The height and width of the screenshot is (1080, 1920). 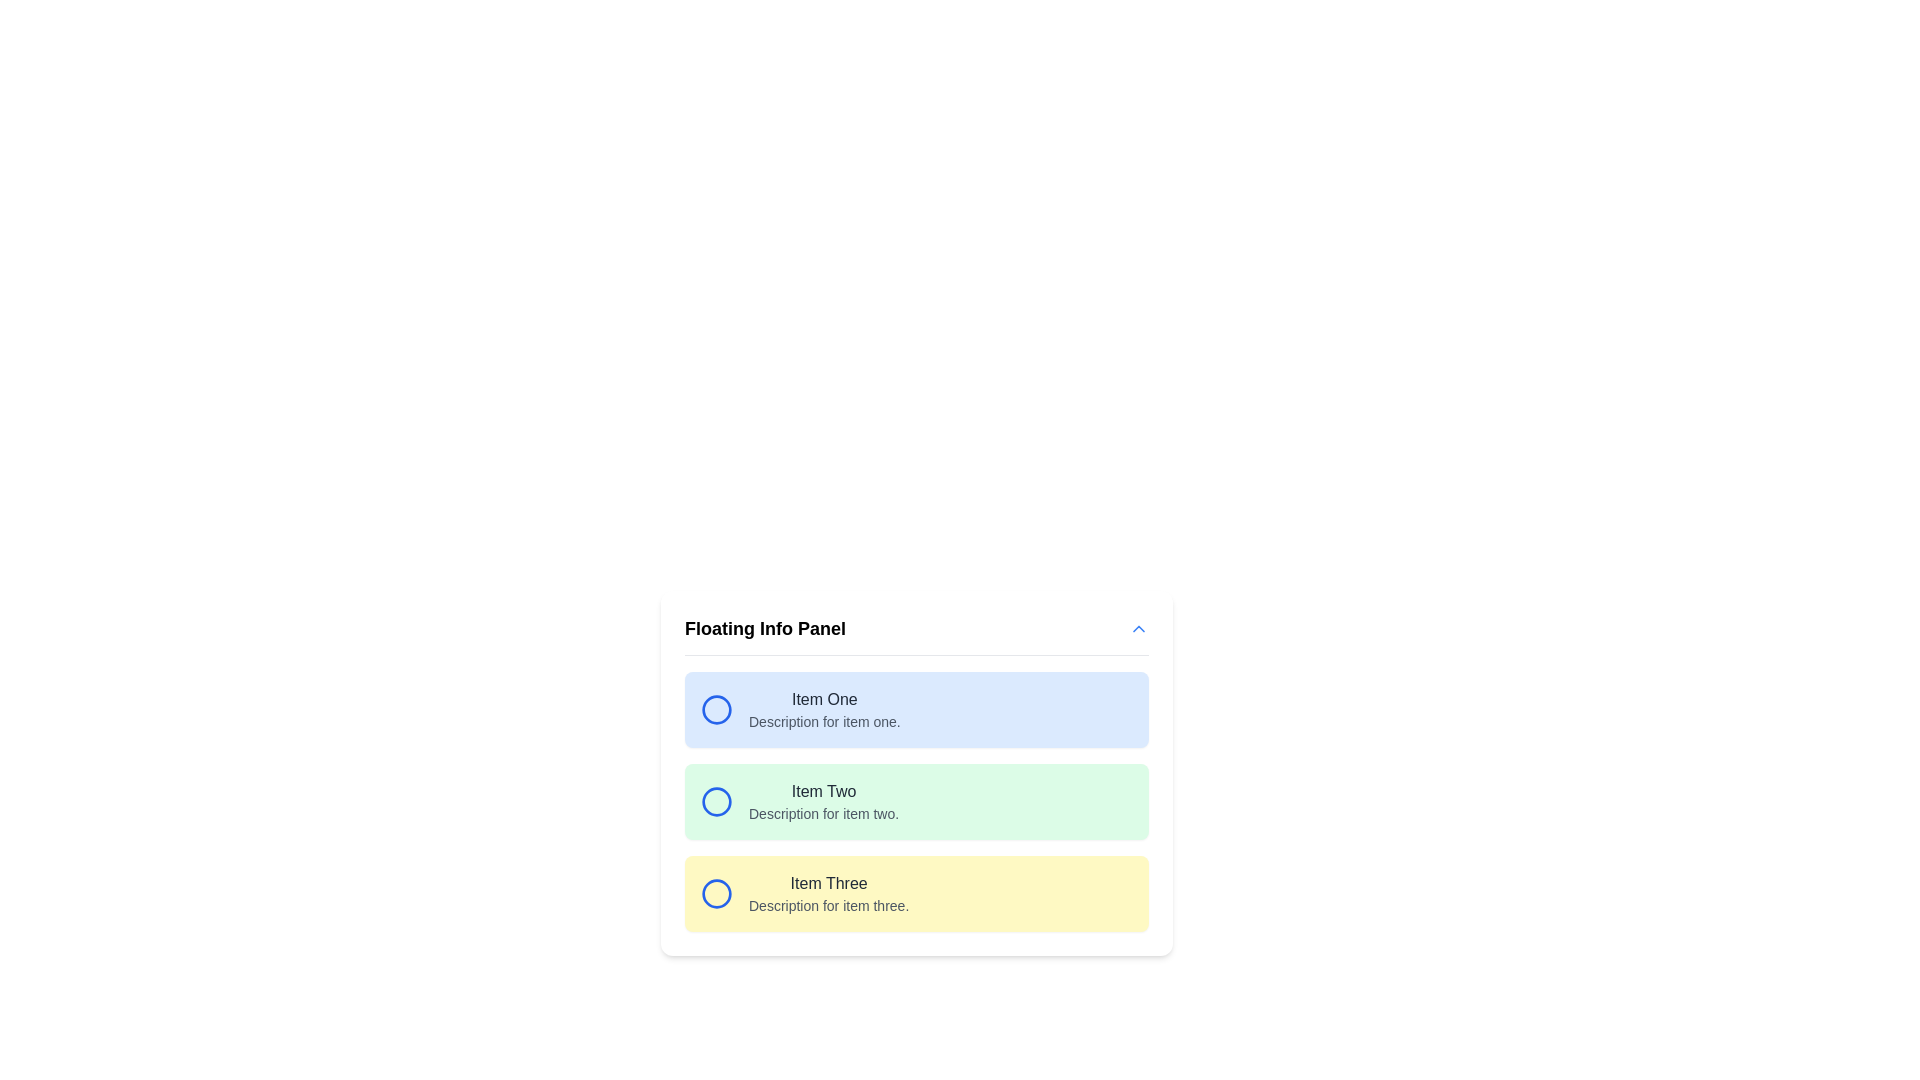 I want to click on the circular icon with a blue outline located to the left of the text 'Item One' within the information card titled 'Item One' in the top section of the 'Floating Info Panel', so click(x=716, y=708).